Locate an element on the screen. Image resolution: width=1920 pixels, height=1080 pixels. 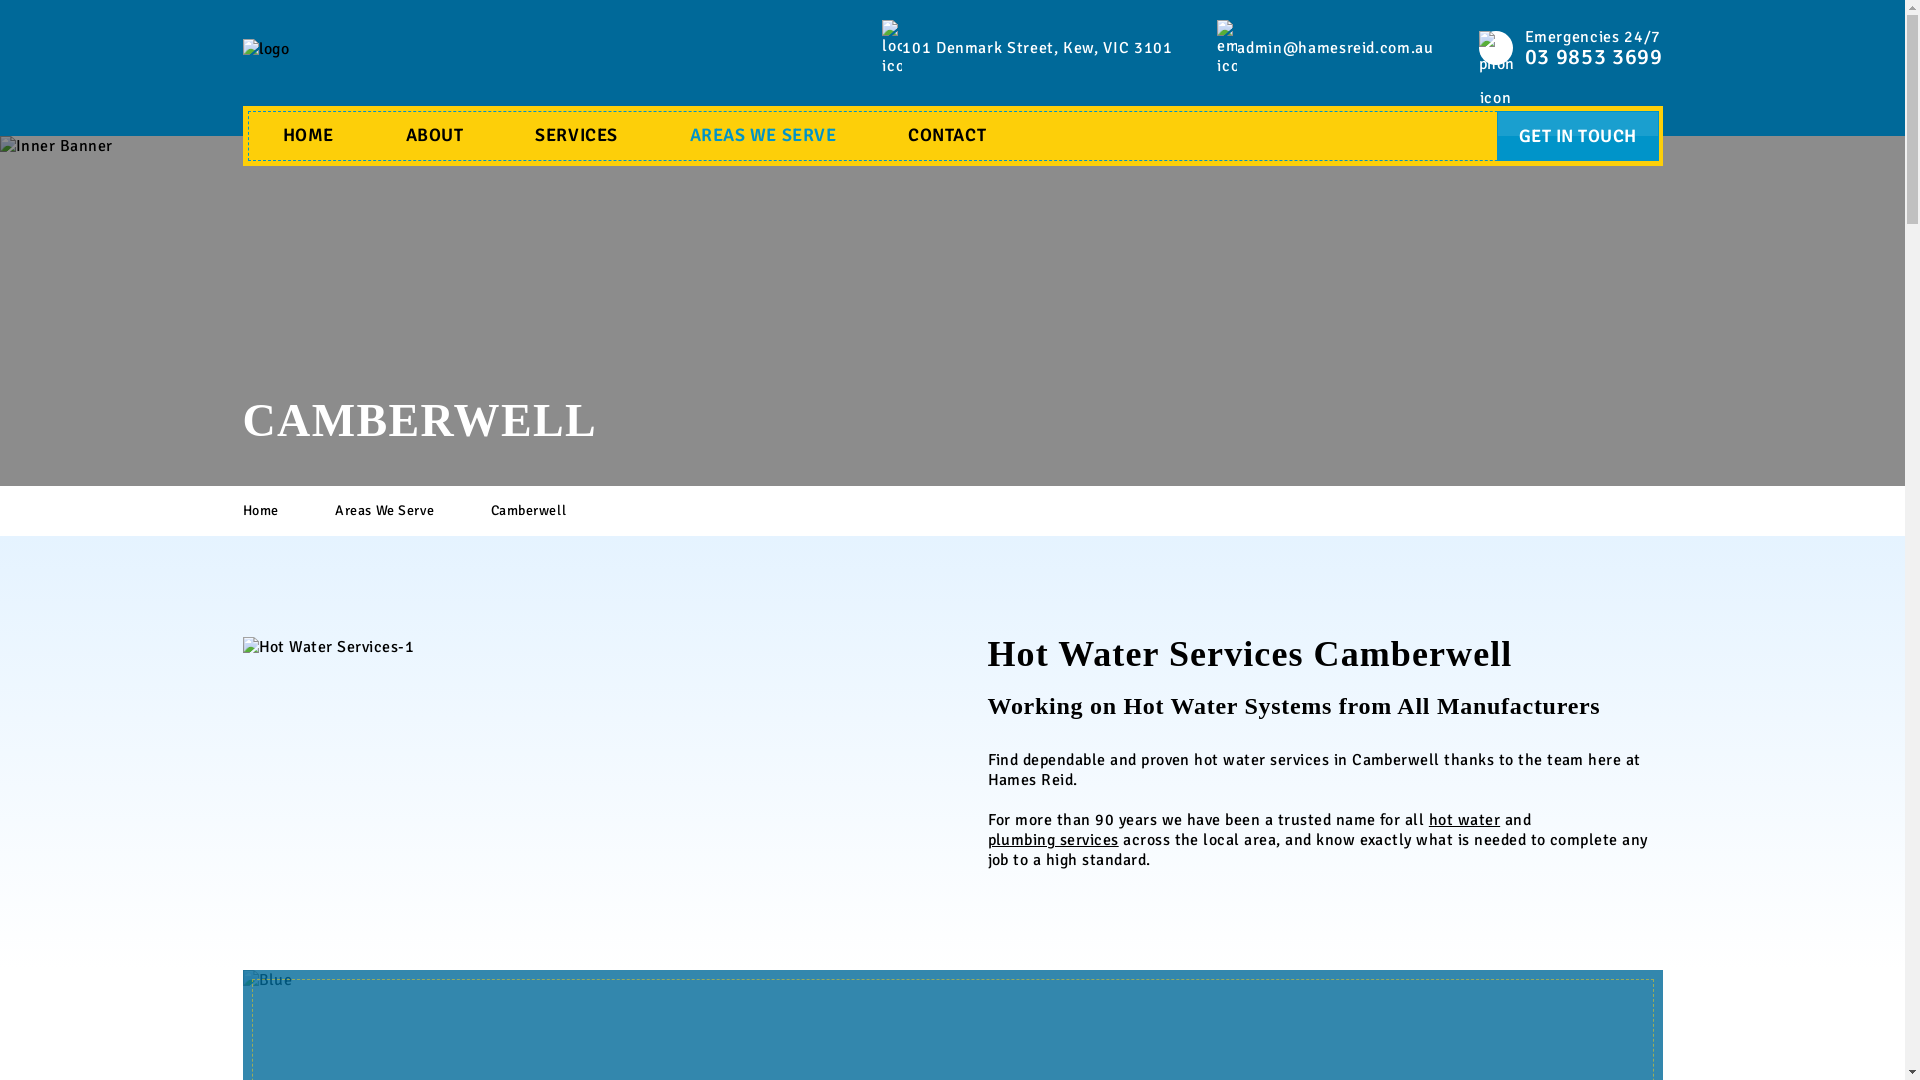
'plumbing services' is located at coordinates (1052, 840).